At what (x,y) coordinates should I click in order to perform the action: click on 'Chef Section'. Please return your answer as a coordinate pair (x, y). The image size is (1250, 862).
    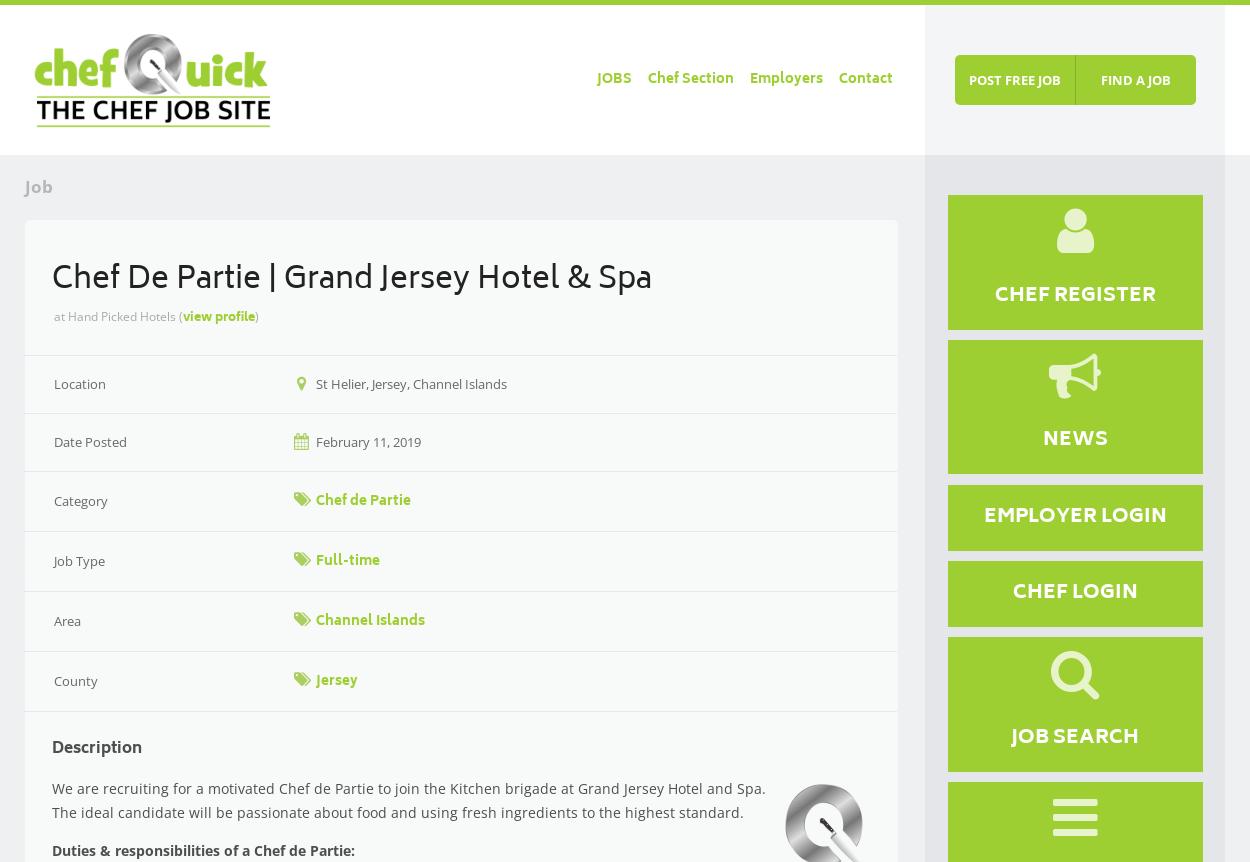
    Looking at the image, I should click on (689, 79).